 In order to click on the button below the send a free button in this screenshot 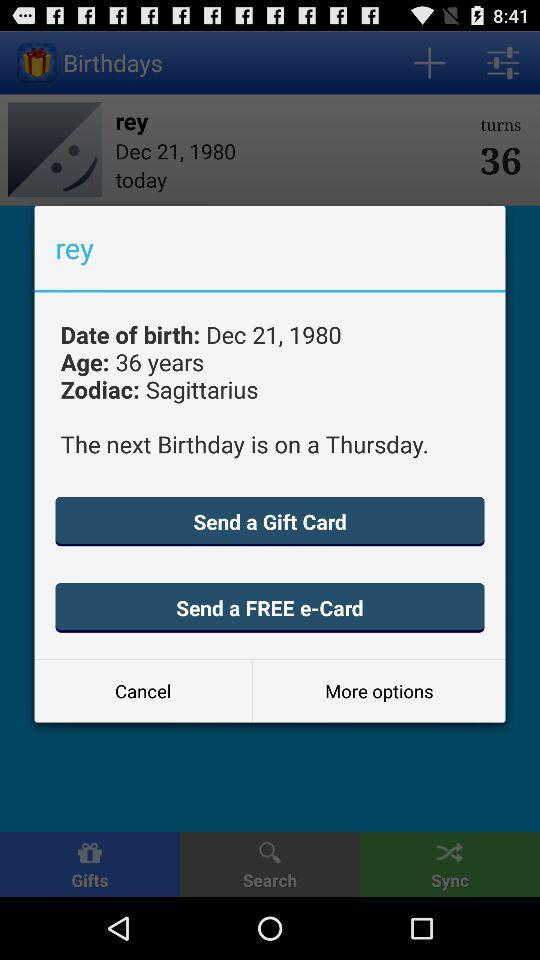, I will do `click(142, 691)`.